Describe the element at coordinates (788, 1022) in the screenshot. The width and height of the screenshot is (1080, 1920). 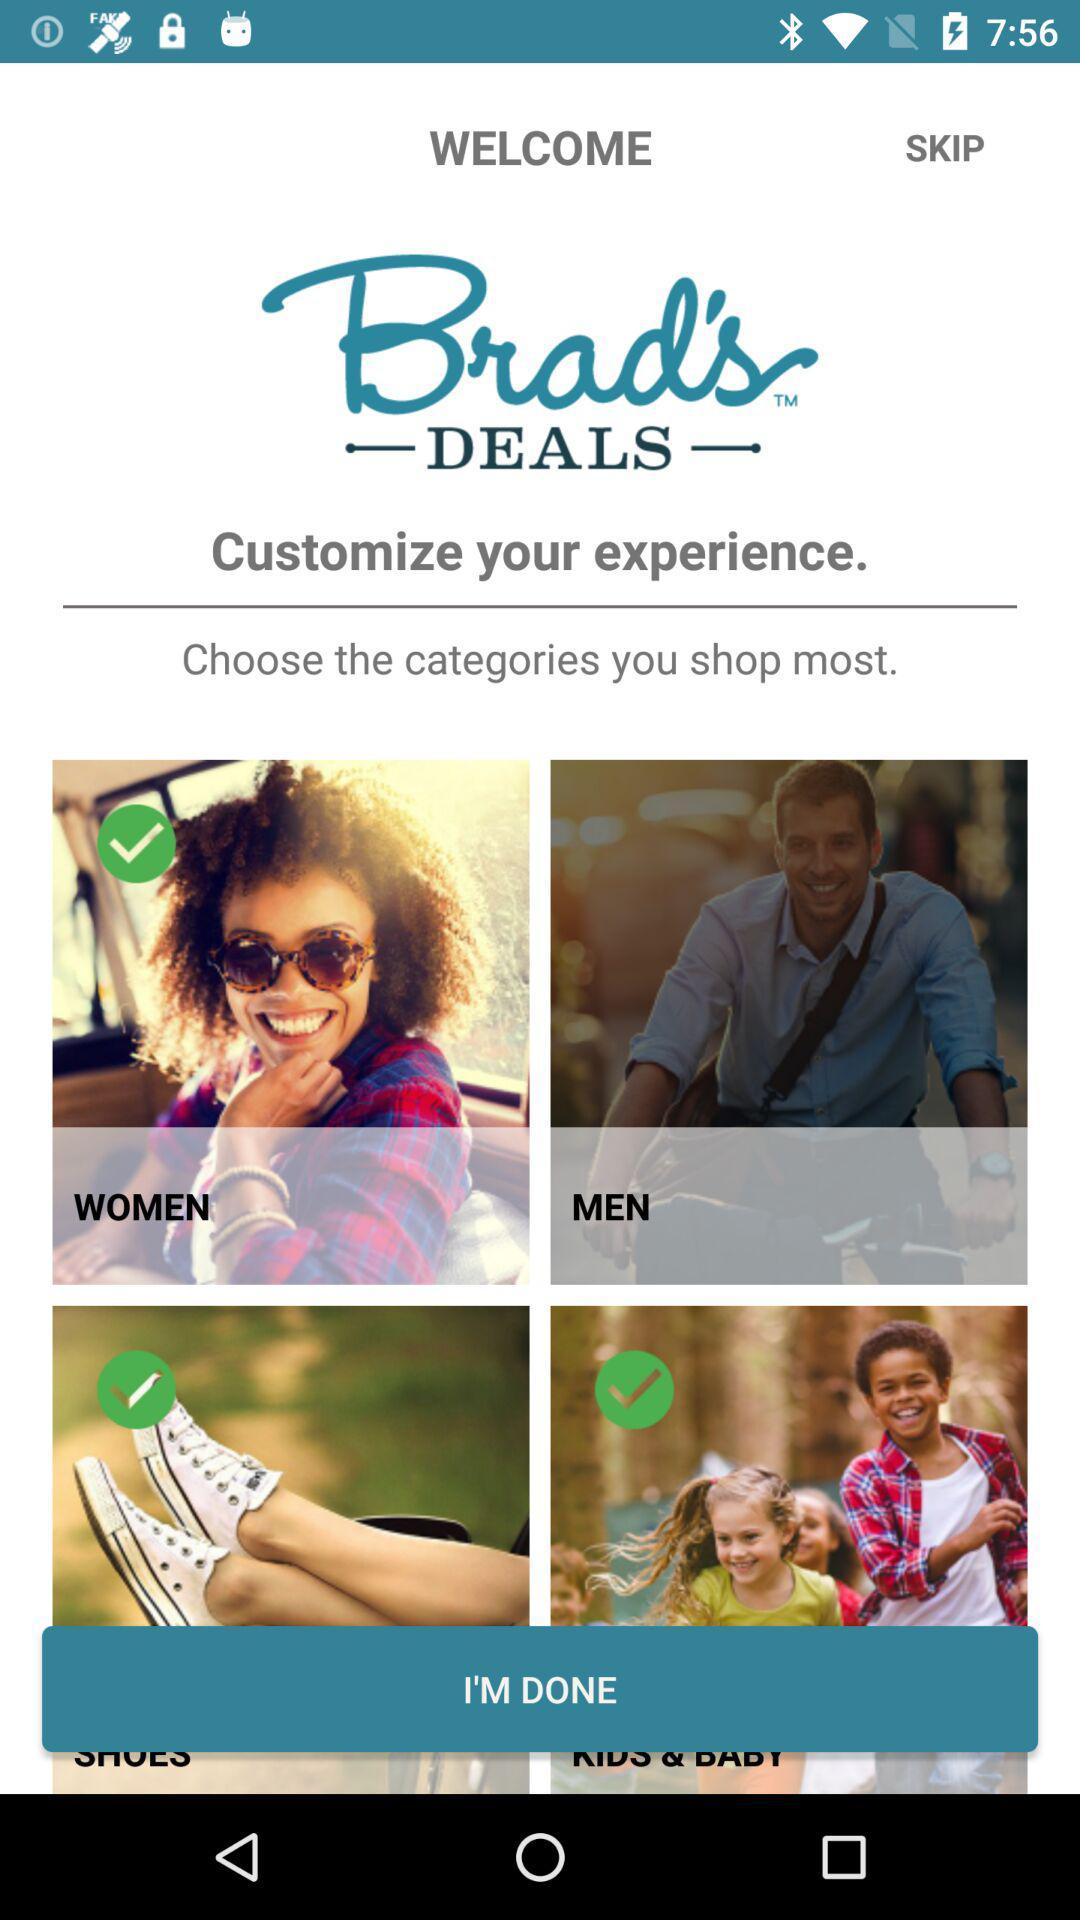
I see `the image which is right to the women` at that location.